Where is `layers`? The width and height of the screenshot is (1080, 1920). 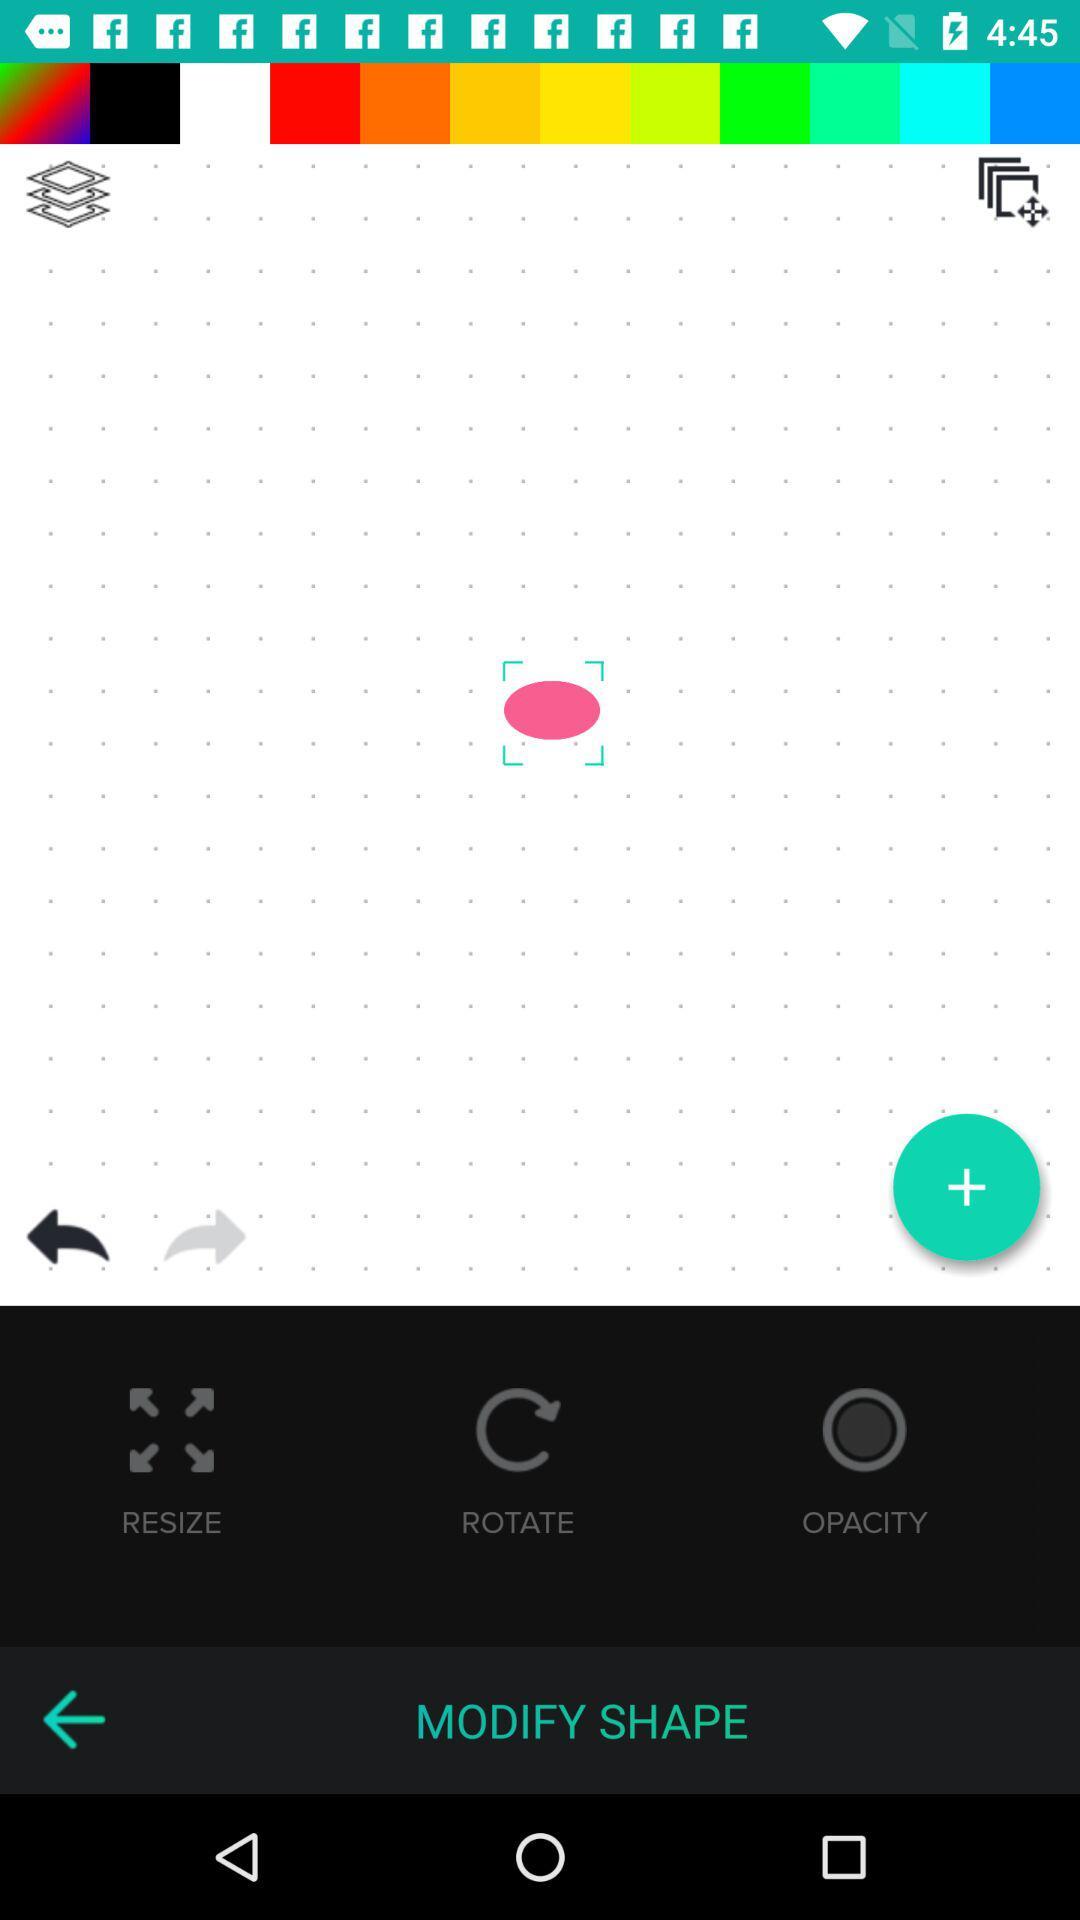
layers is located at coordinates (67, 194).